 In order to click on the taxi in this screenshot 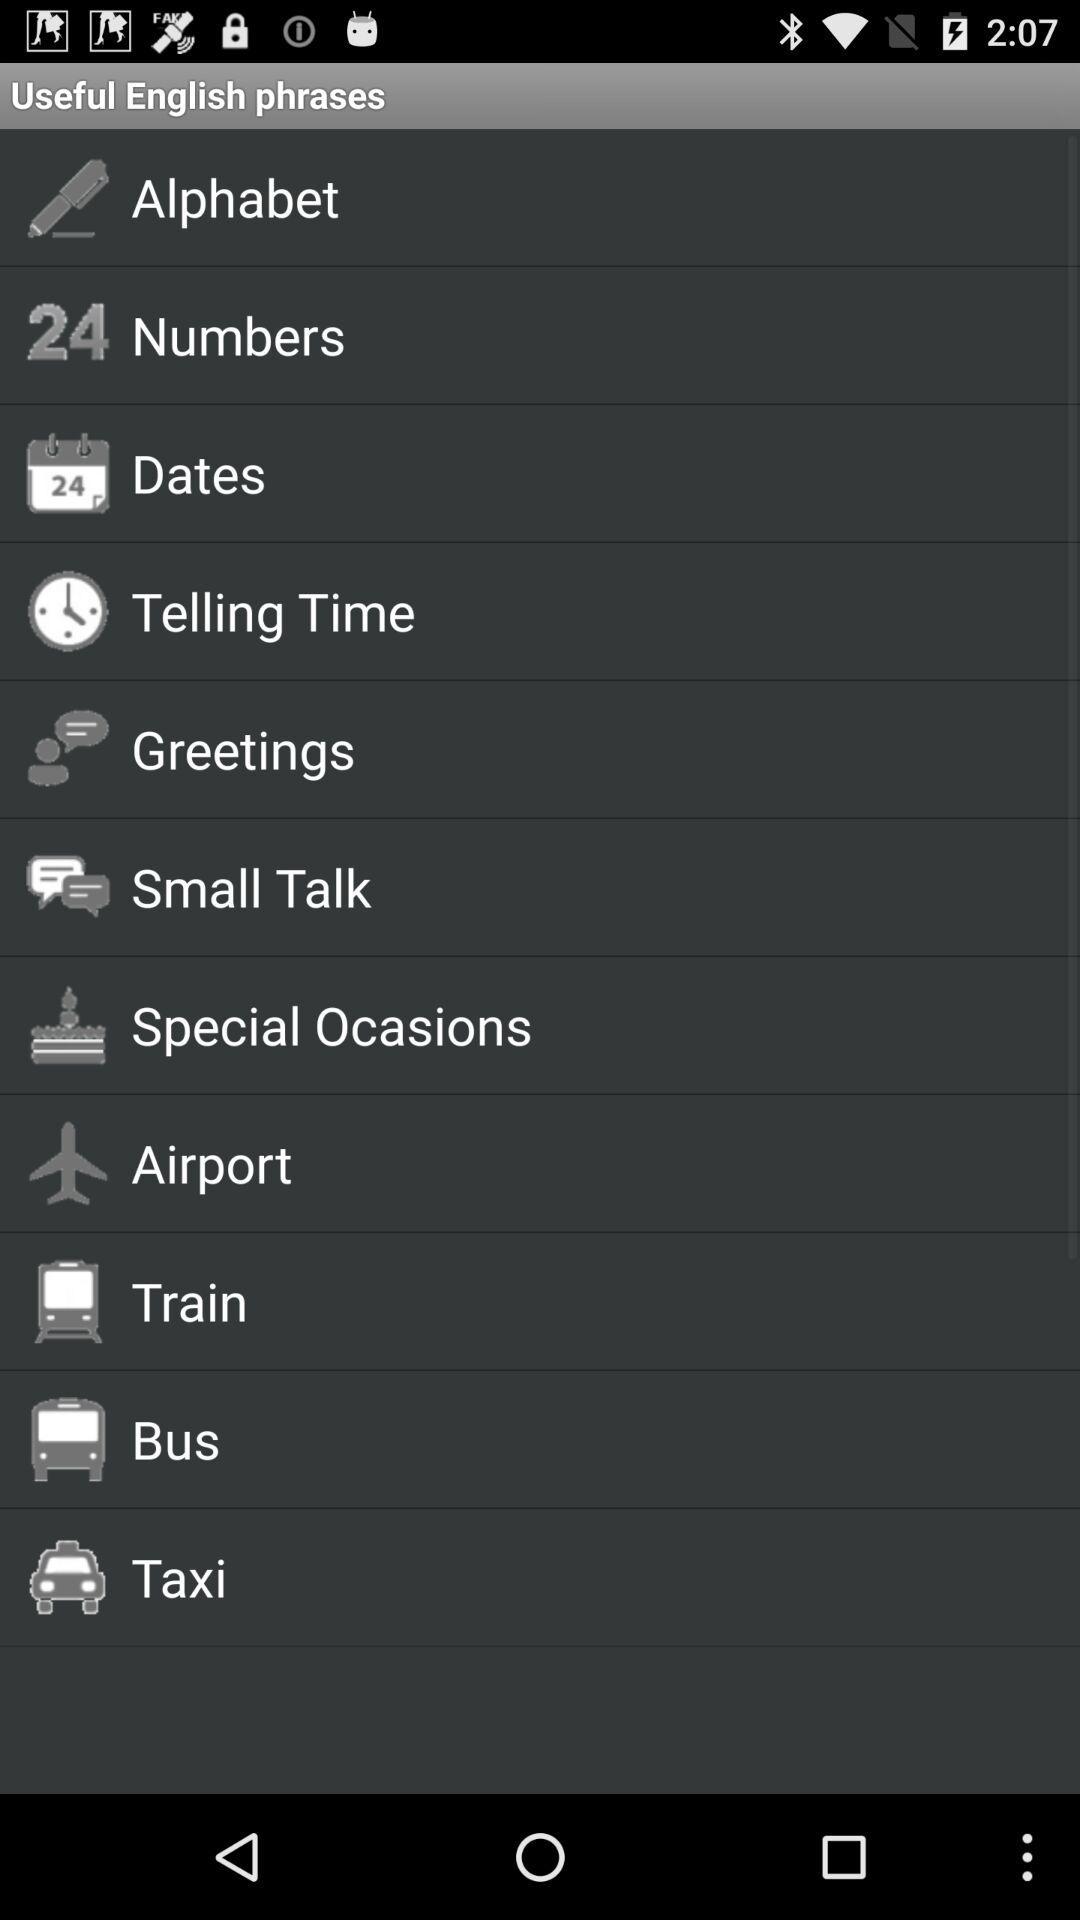, I will do `click(582, 1575)`.